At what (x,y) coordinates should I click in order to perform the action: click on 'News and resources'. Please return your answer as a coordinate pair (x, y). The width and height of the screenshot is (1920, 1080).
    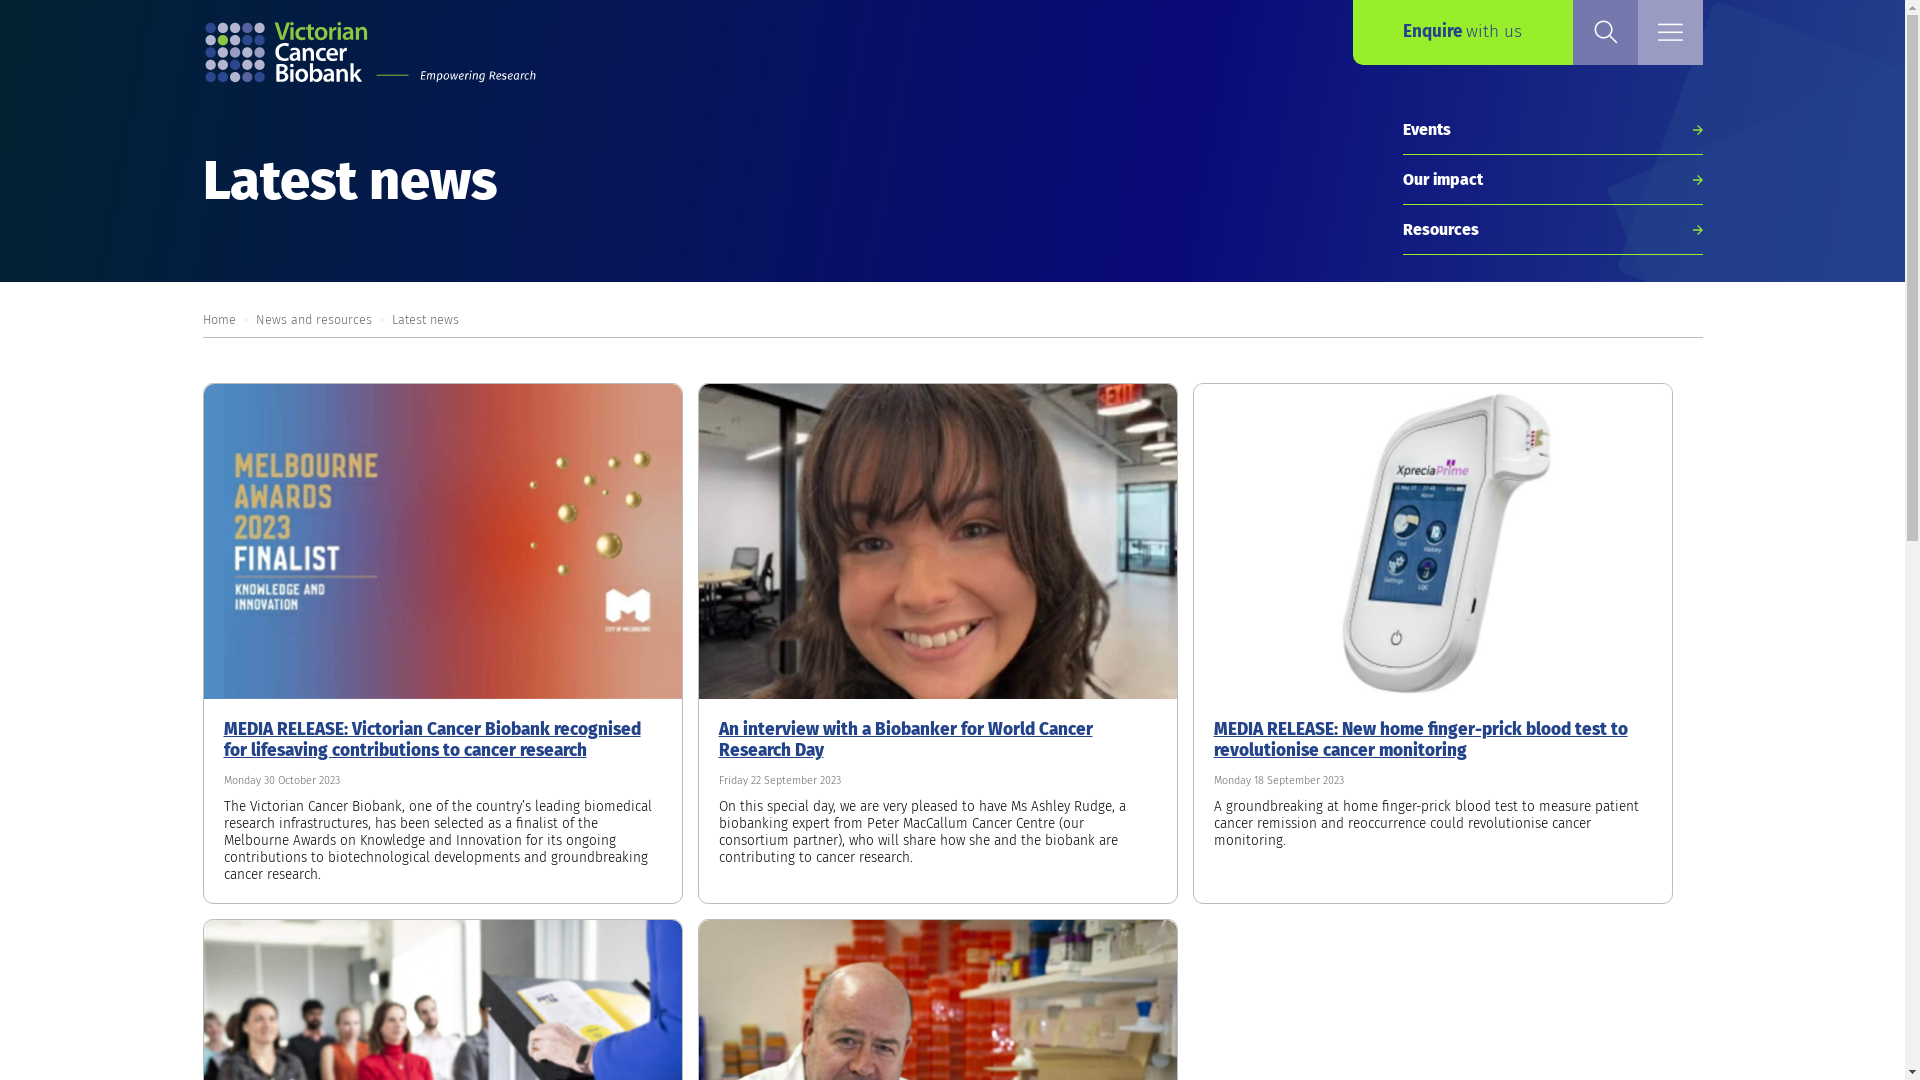
    Looking at the image, I should click on (312, 318).